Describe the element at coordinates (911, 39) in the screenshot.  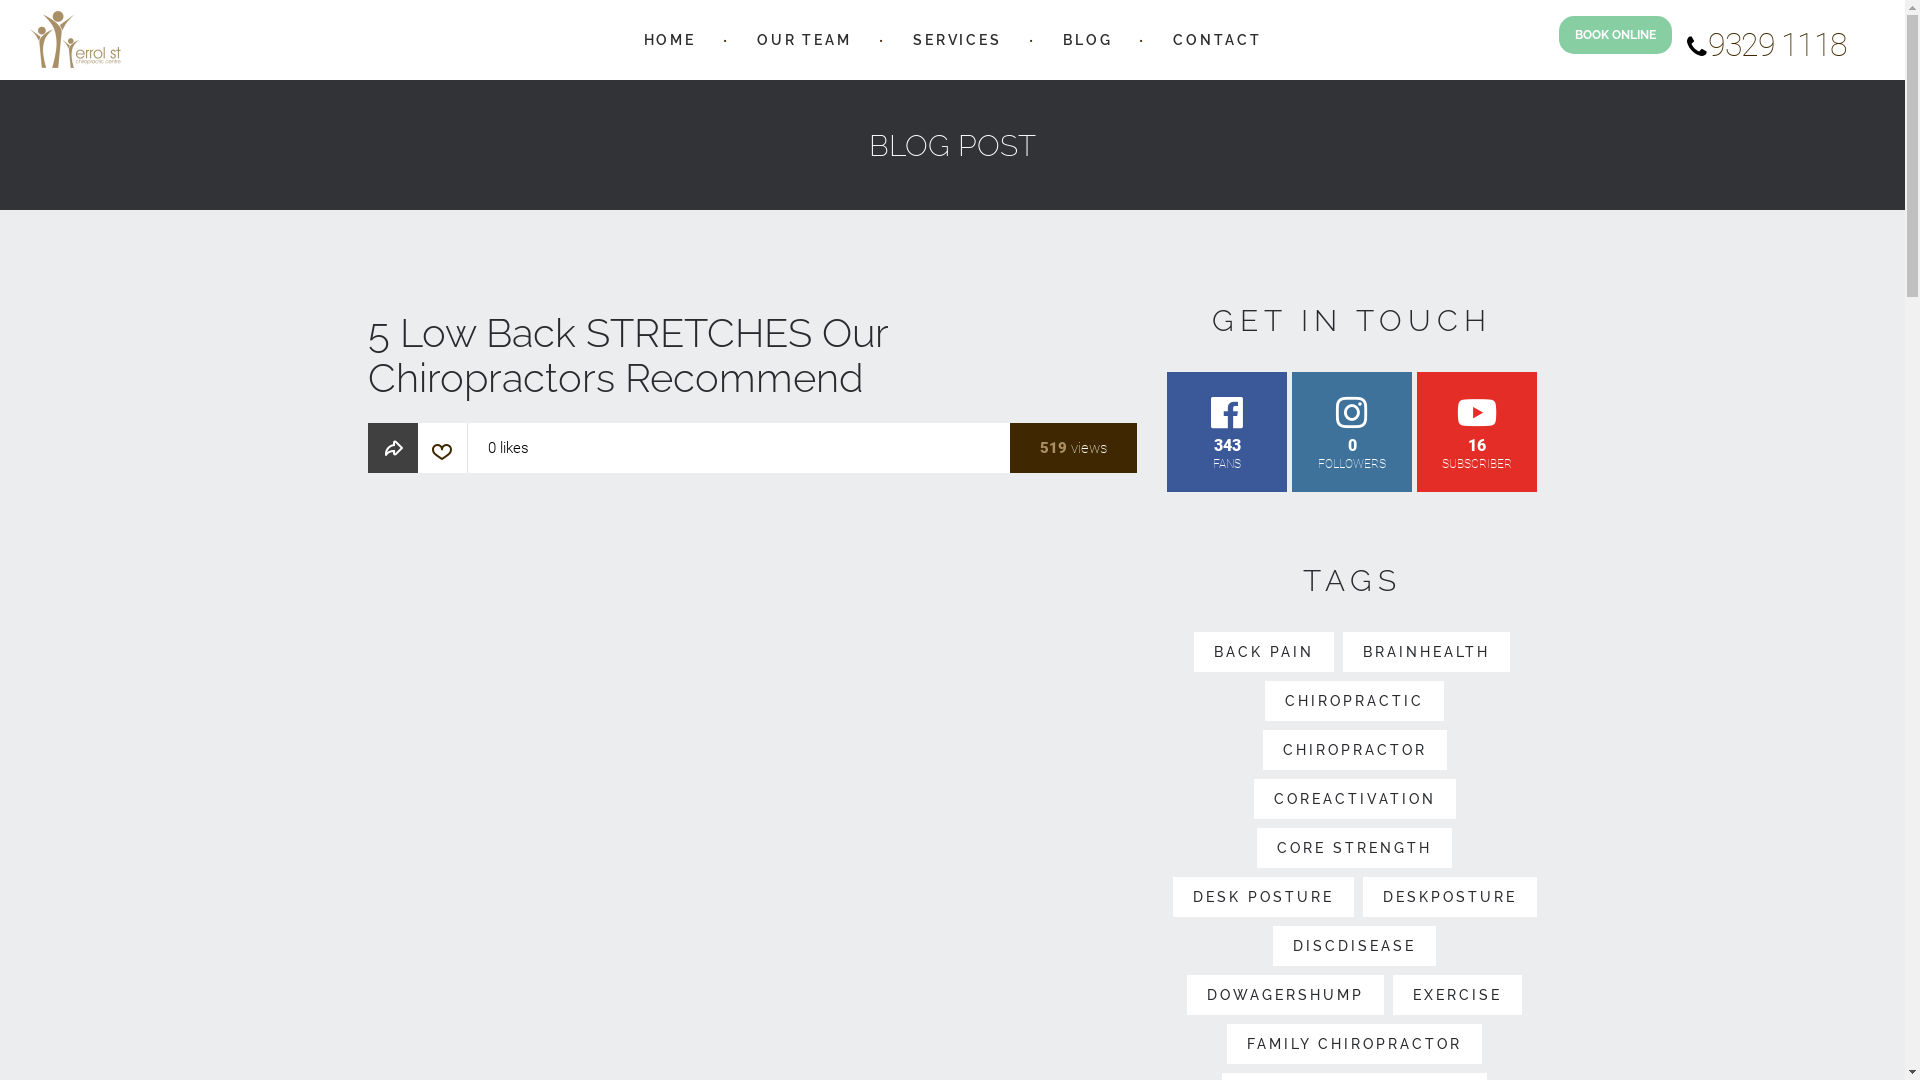
I see `'SERVICES'` at that location.